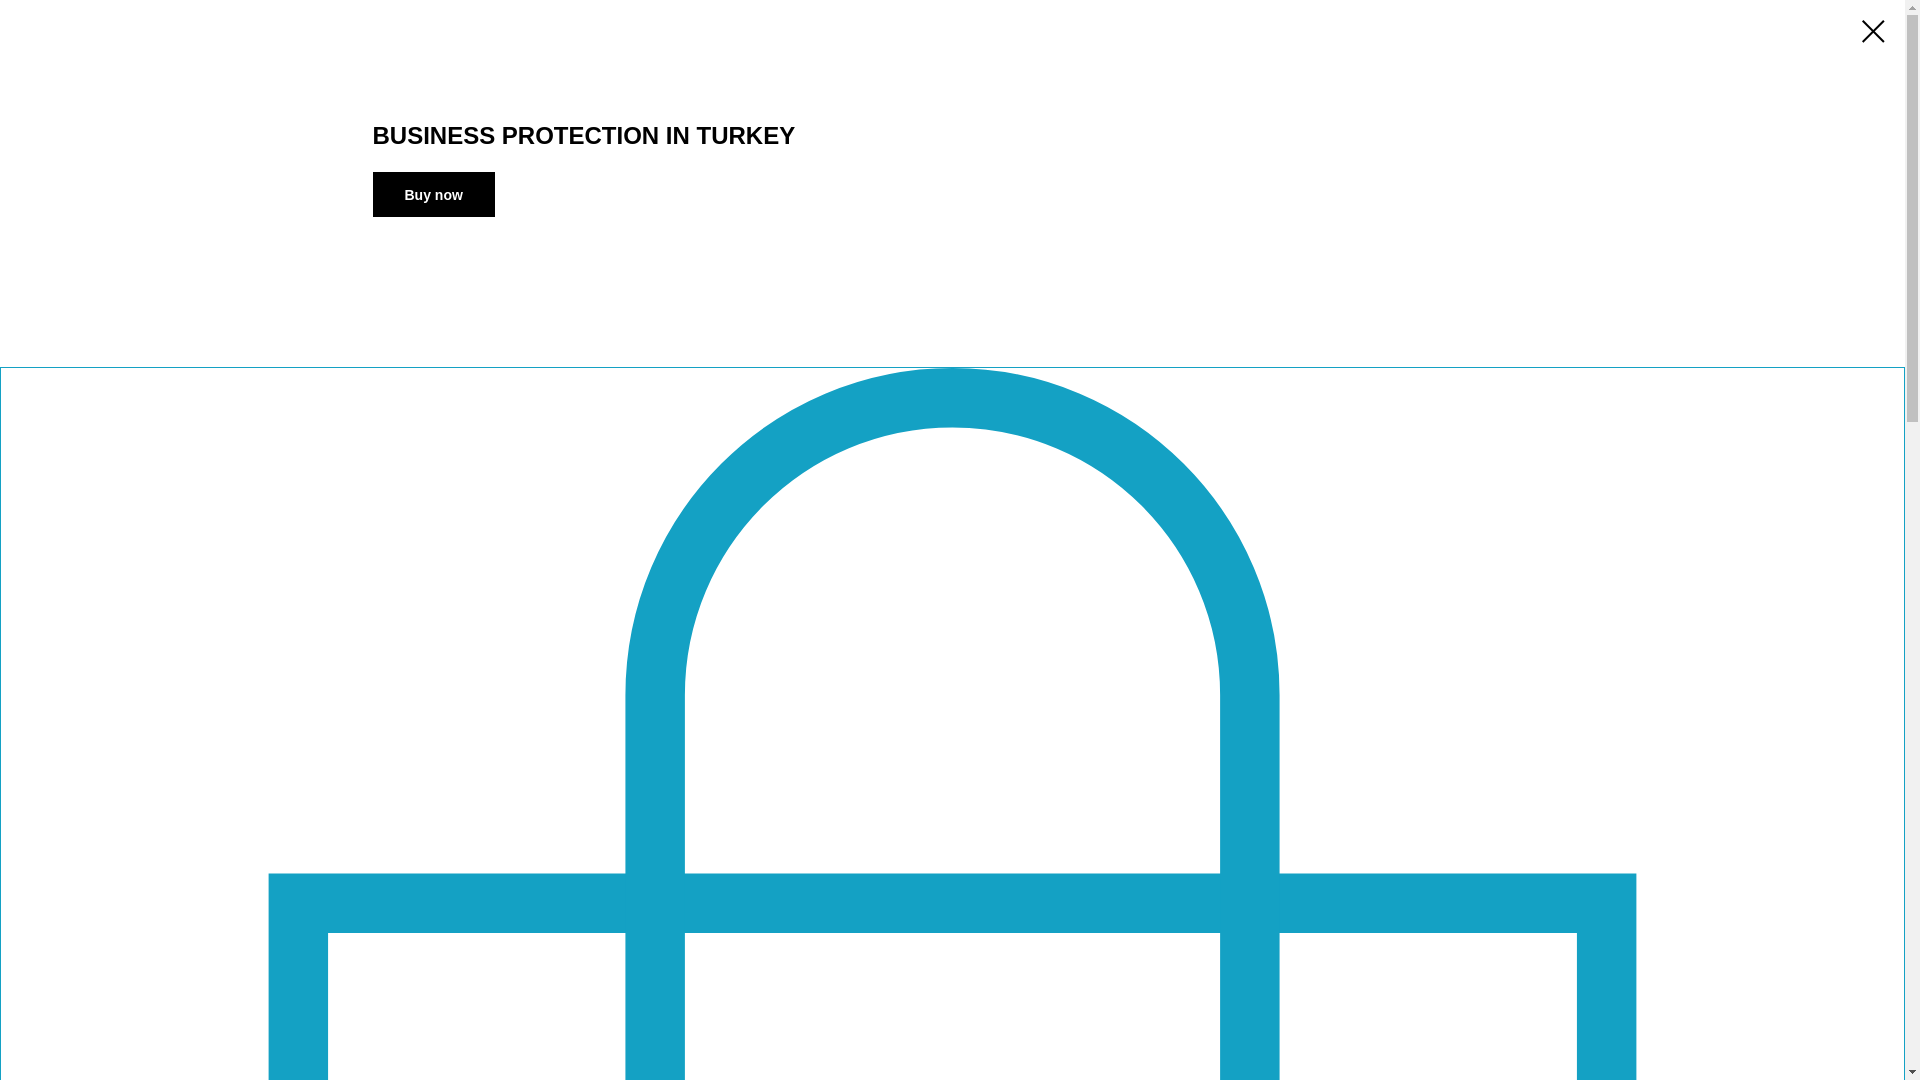 This screenshot has height=1080, width=1920. I want to click on 'Buy now', so click(372, 194).